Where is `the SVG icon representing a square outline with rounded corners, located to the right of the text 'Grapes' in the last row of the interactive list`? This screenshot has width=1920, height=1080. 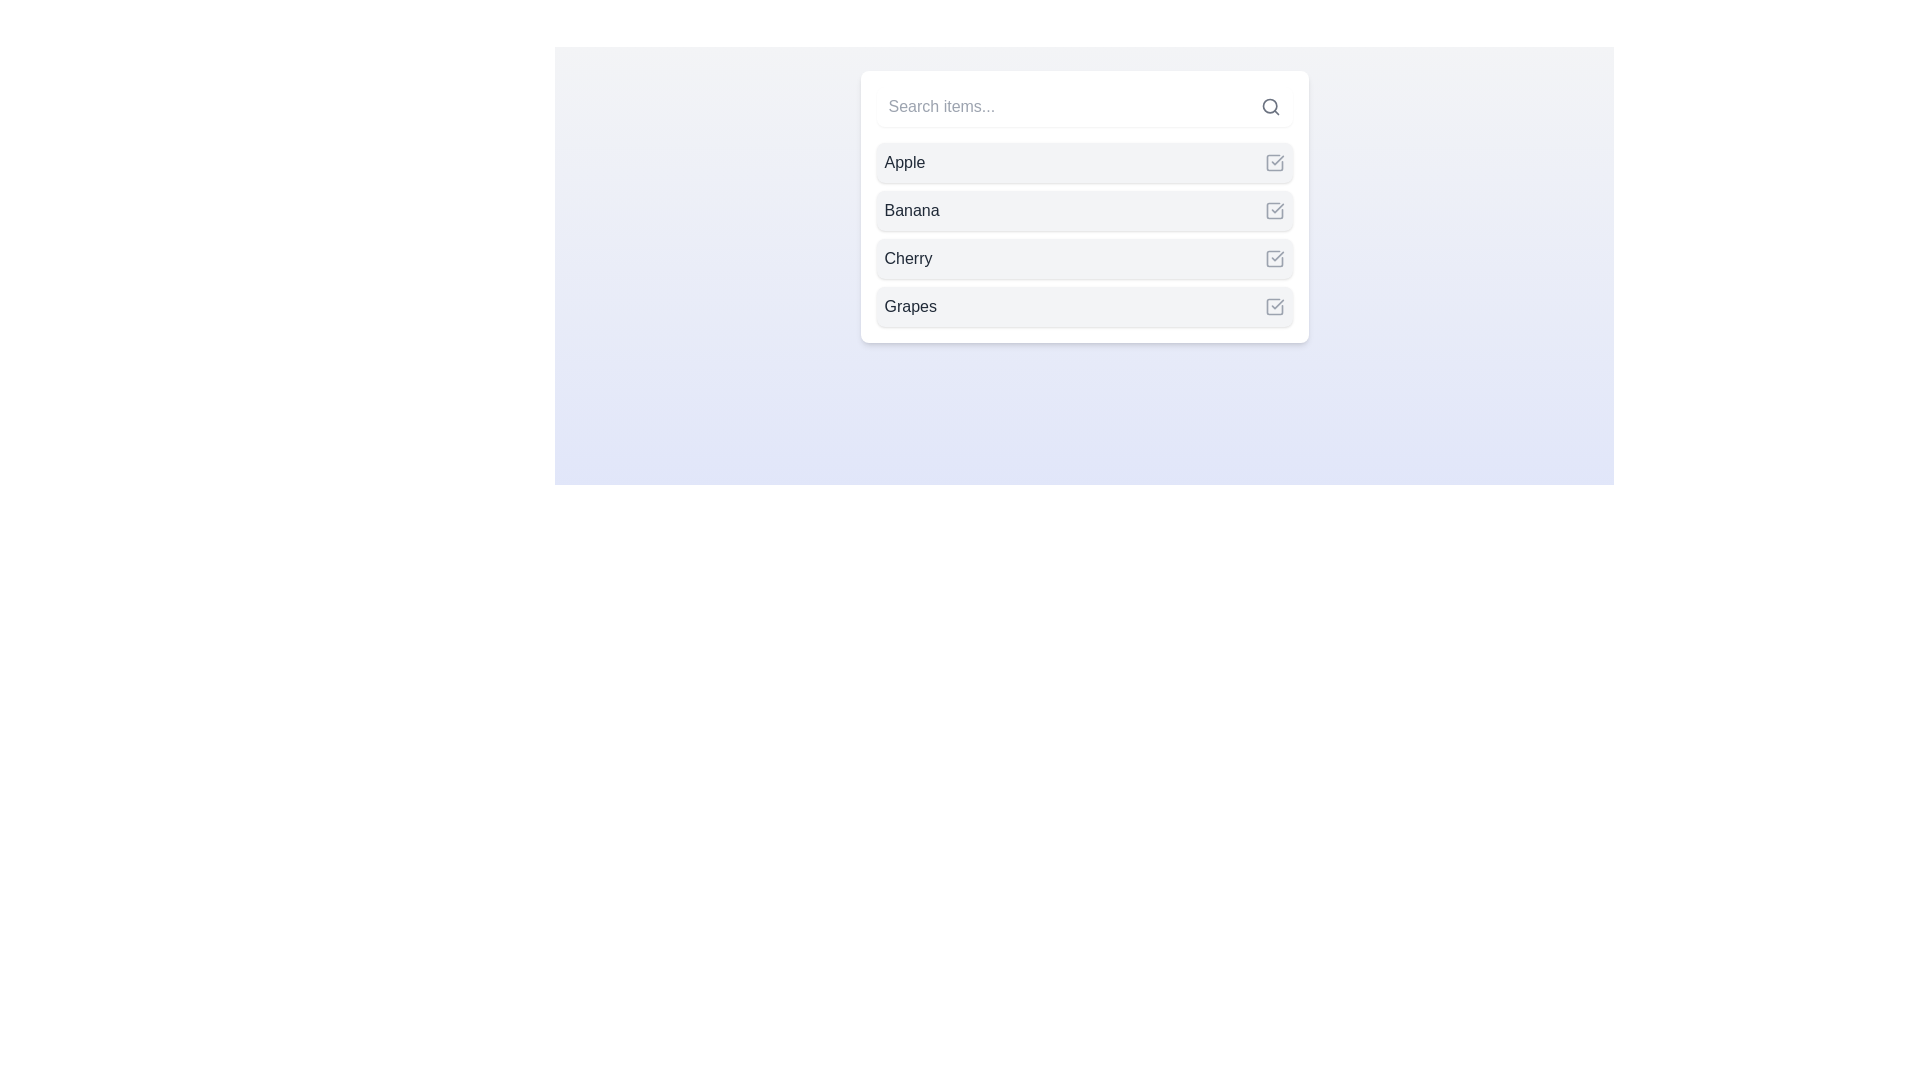 the SVG icon representing a square outline with rounded corners, located to the right of the text 'Grapes' in the last row of the interactive list is located at coordinates (1273, 307).